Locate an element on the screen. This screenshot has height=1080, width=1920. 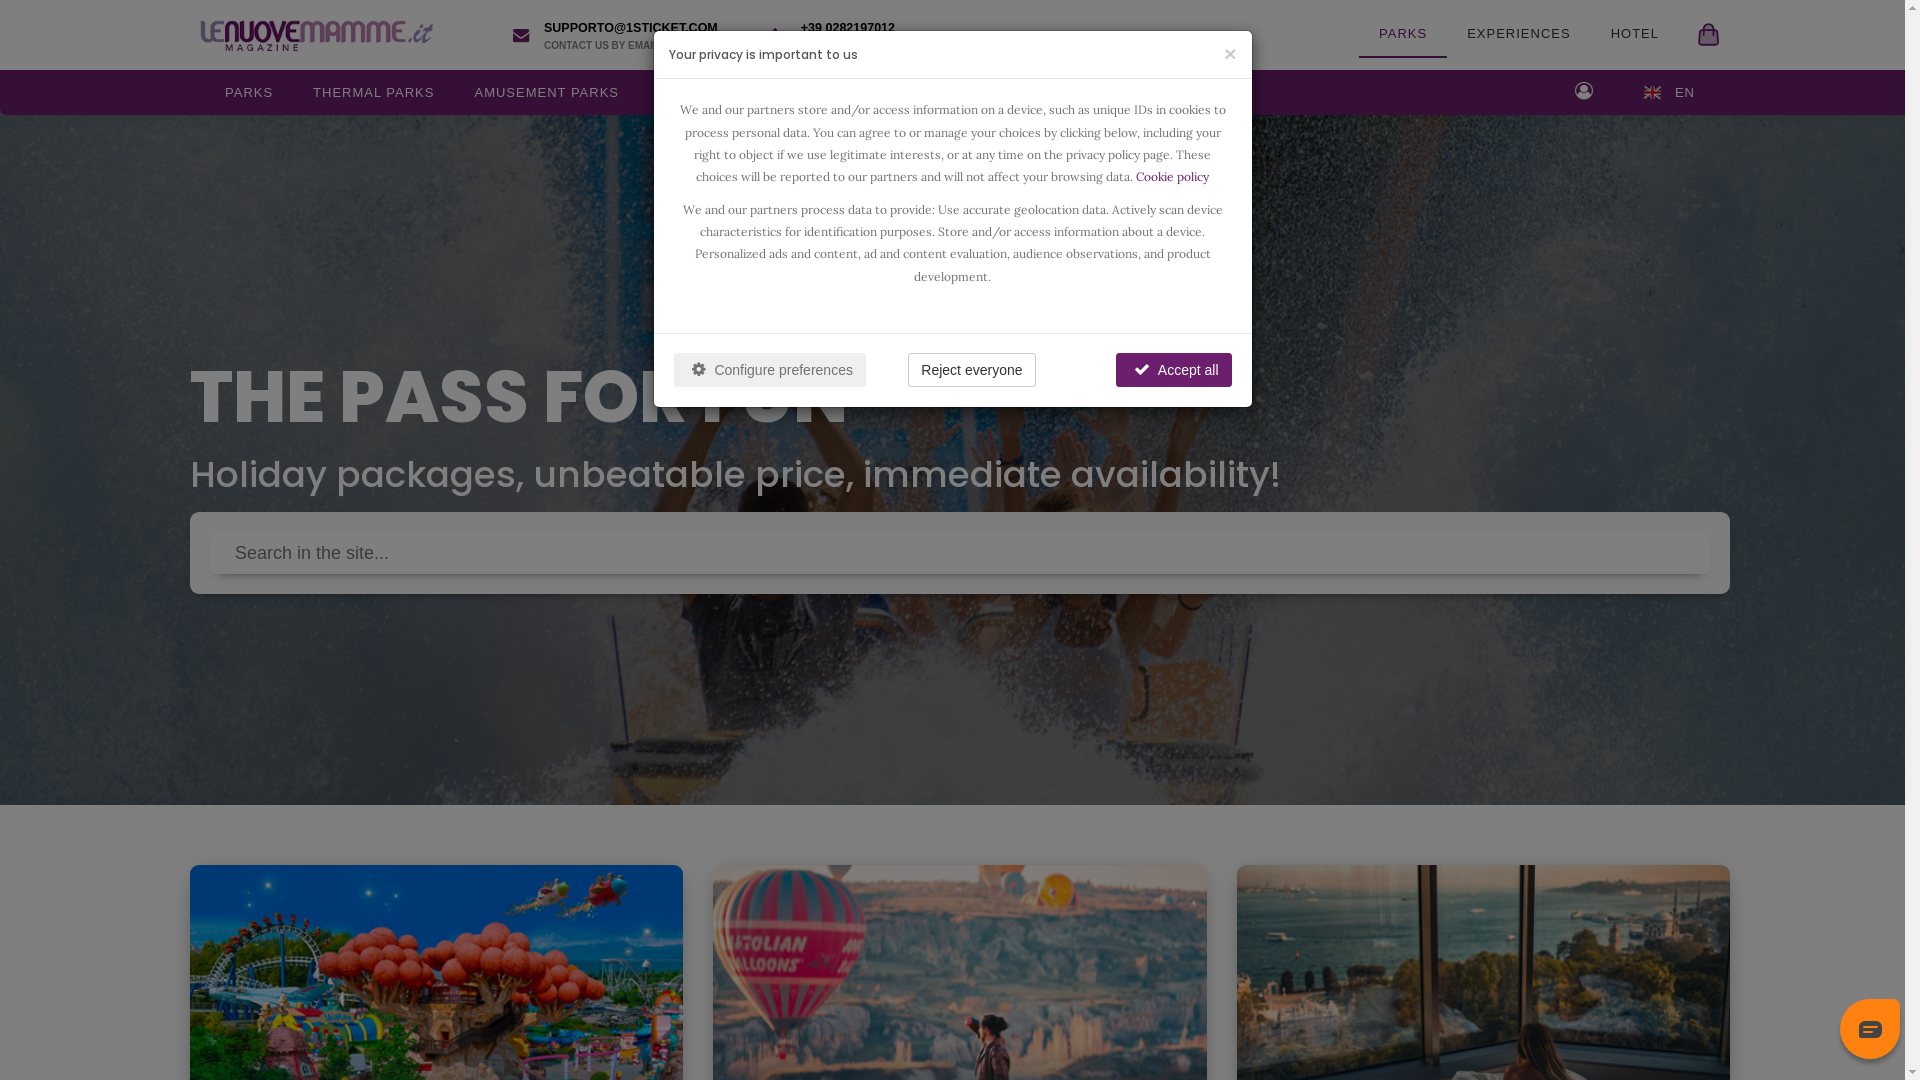
'Reject everyone' is located at coordinates (971, 370).